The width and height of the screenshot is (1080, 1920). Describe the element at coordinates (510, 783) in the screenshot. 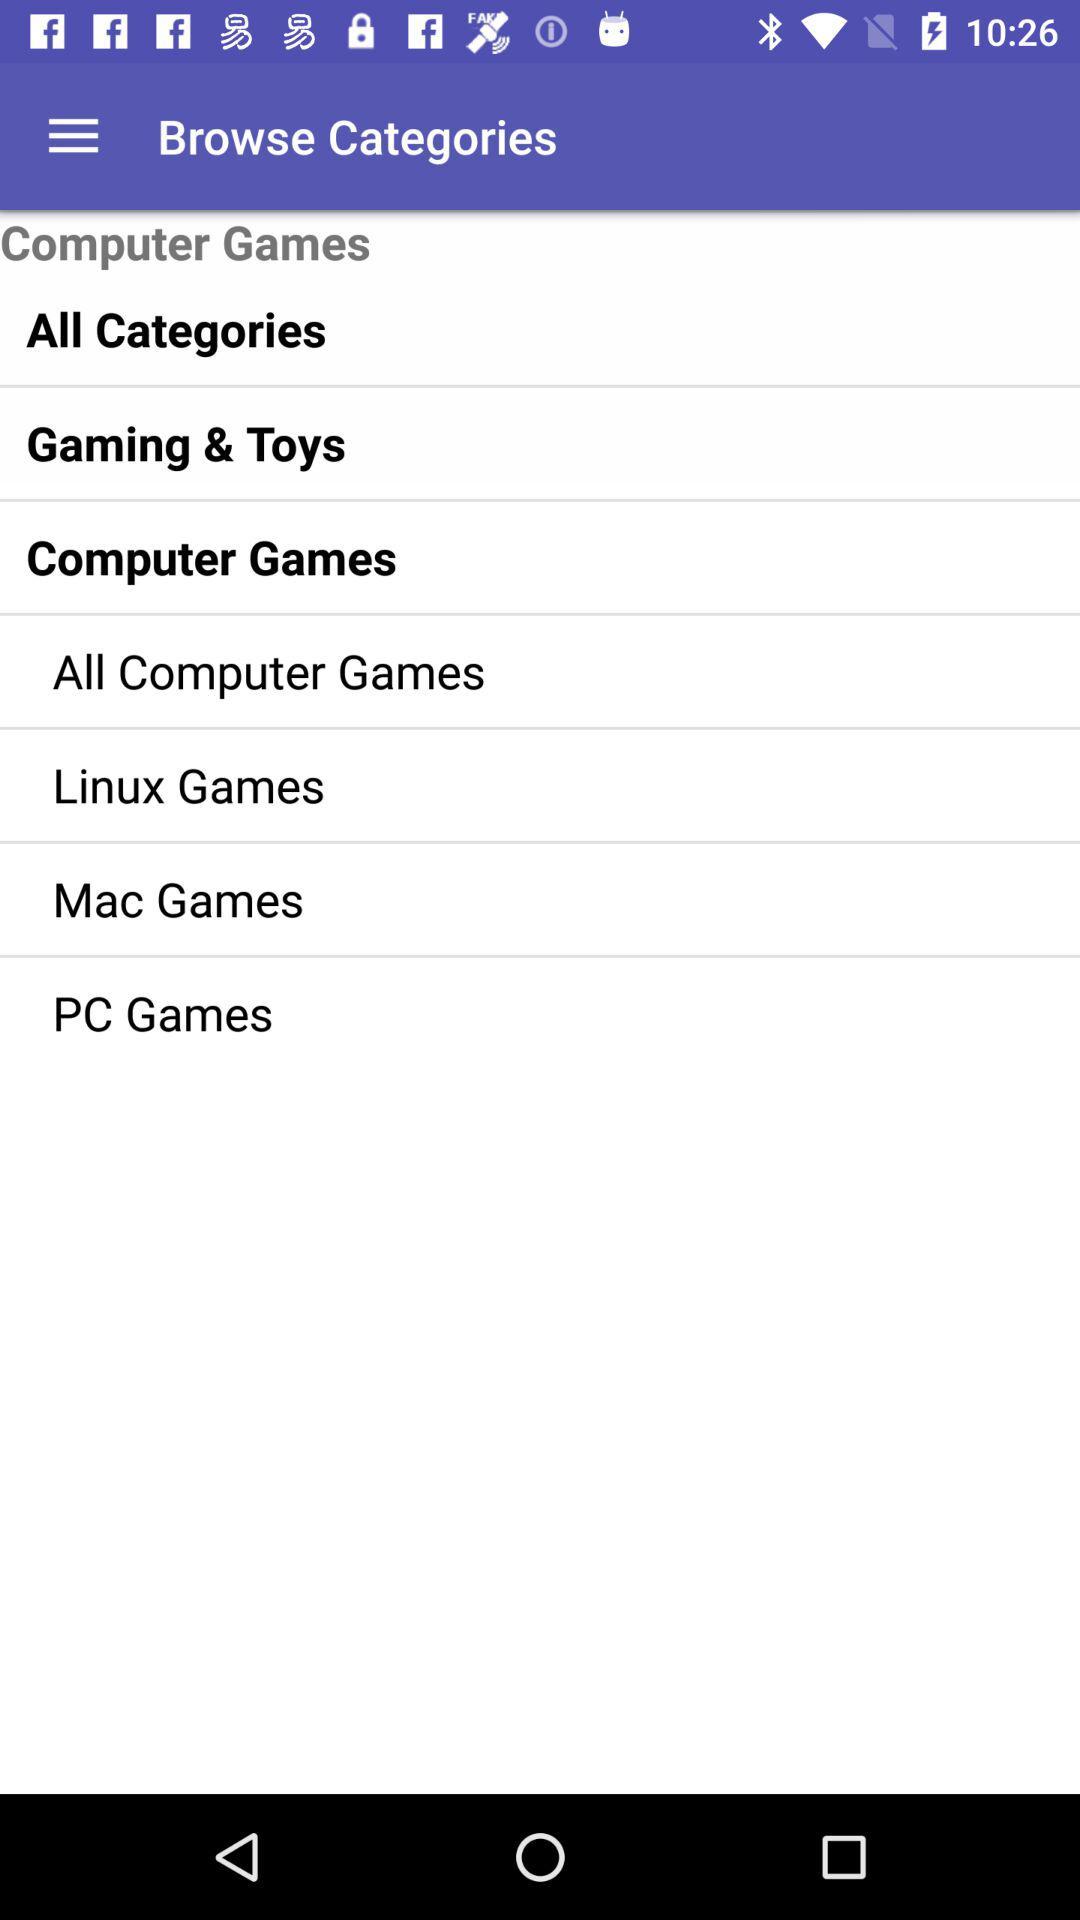

I see `the linux games item` at that location.